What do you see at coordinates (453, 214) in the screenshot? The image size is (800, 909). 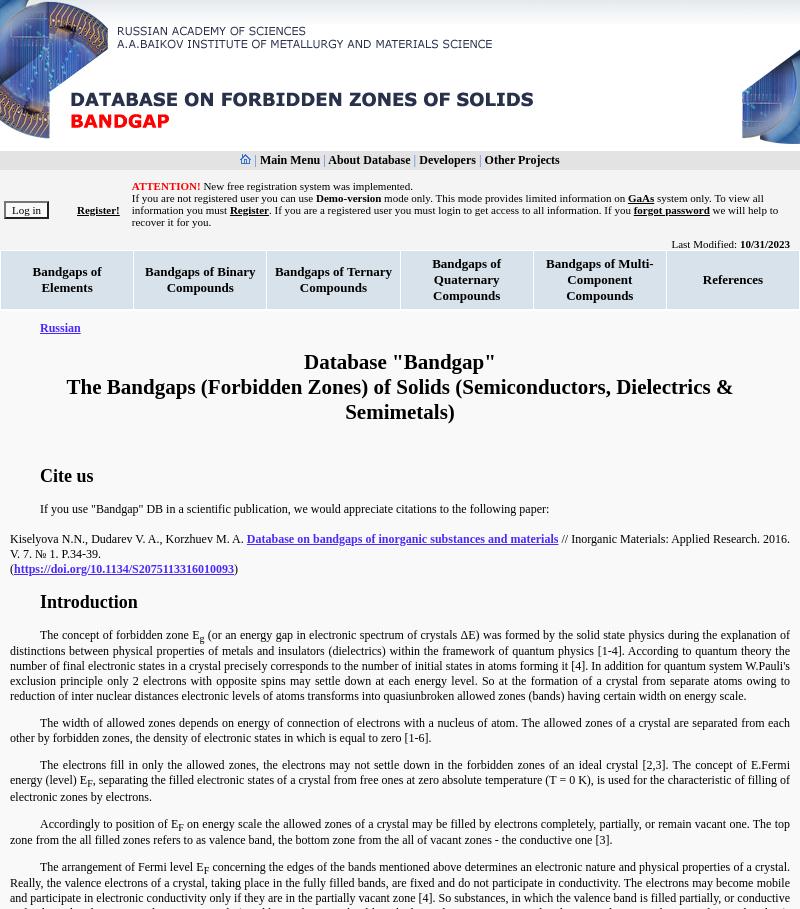 I see `'we will help to recover it for you.'` at bounding box center [453, 214].